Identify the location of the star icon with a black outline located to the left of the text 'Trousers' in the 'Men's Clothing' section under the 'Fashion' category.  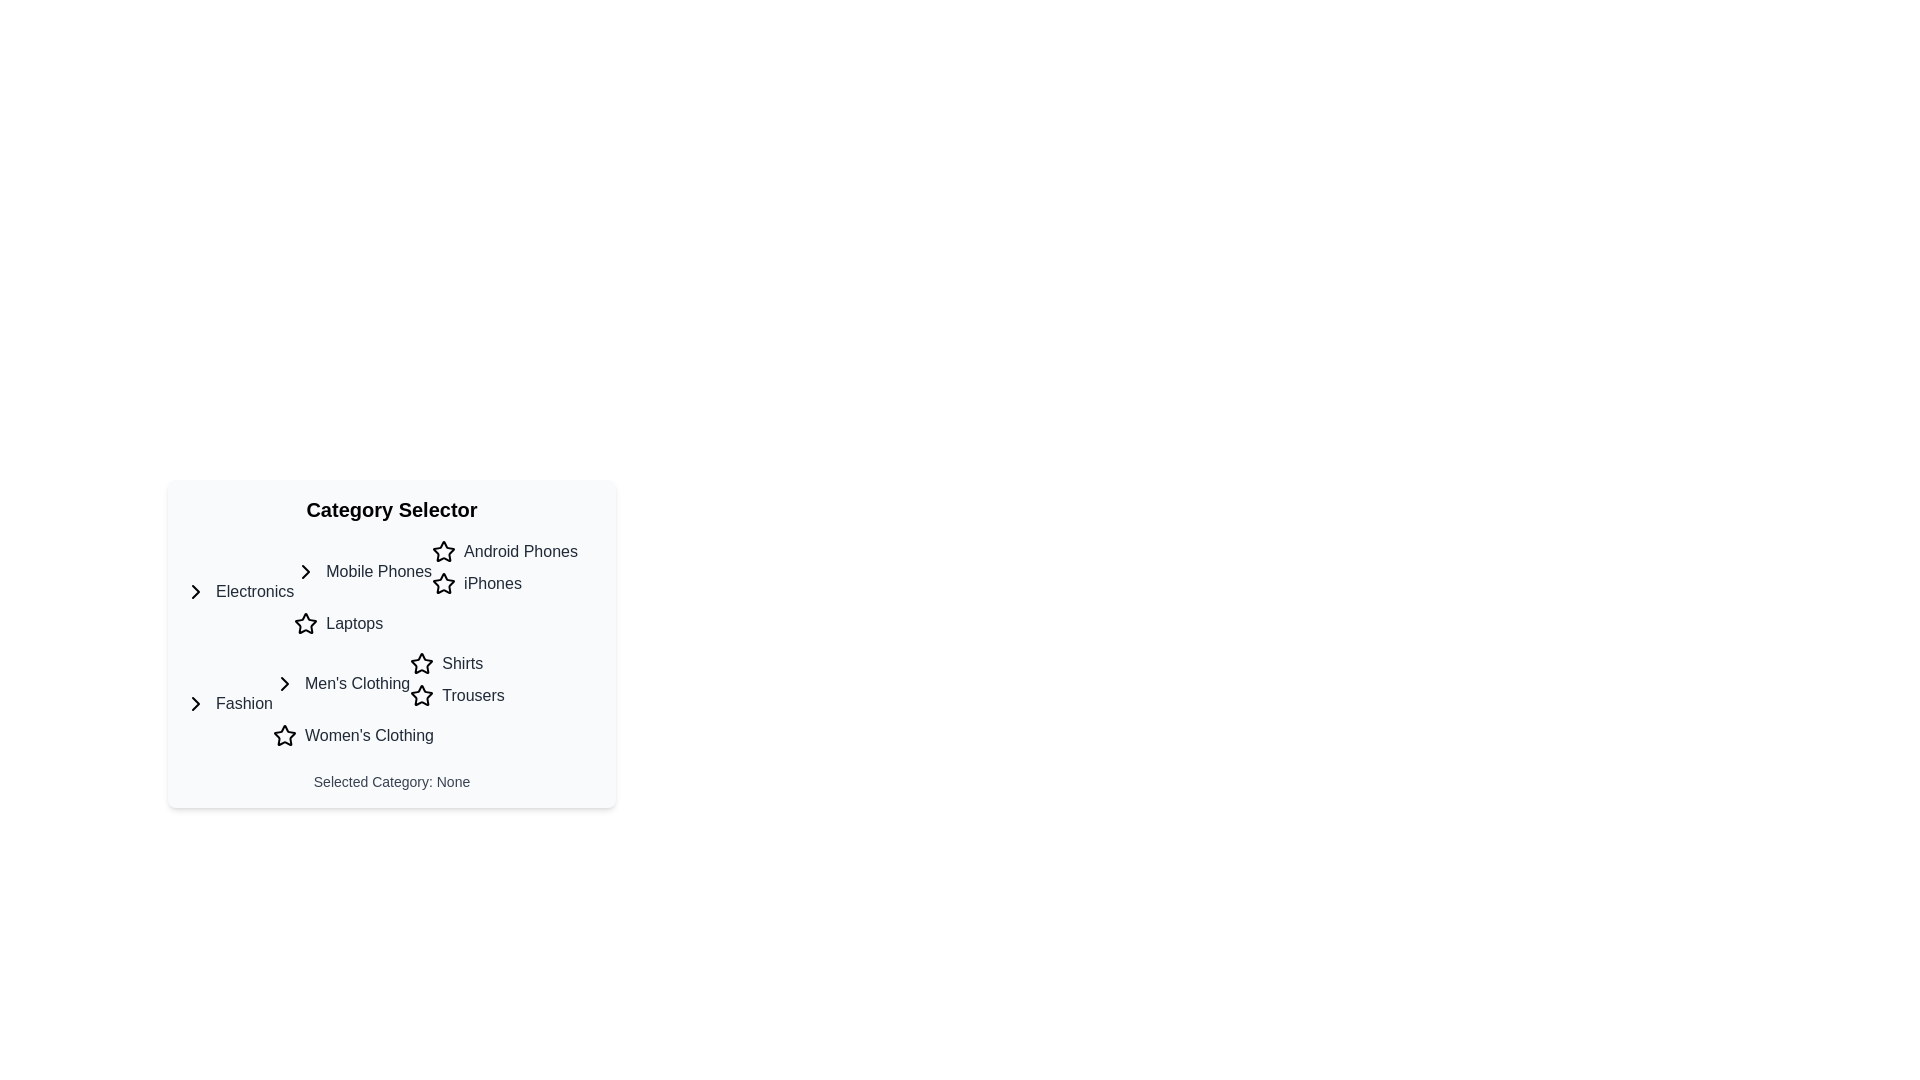
(421, 694).